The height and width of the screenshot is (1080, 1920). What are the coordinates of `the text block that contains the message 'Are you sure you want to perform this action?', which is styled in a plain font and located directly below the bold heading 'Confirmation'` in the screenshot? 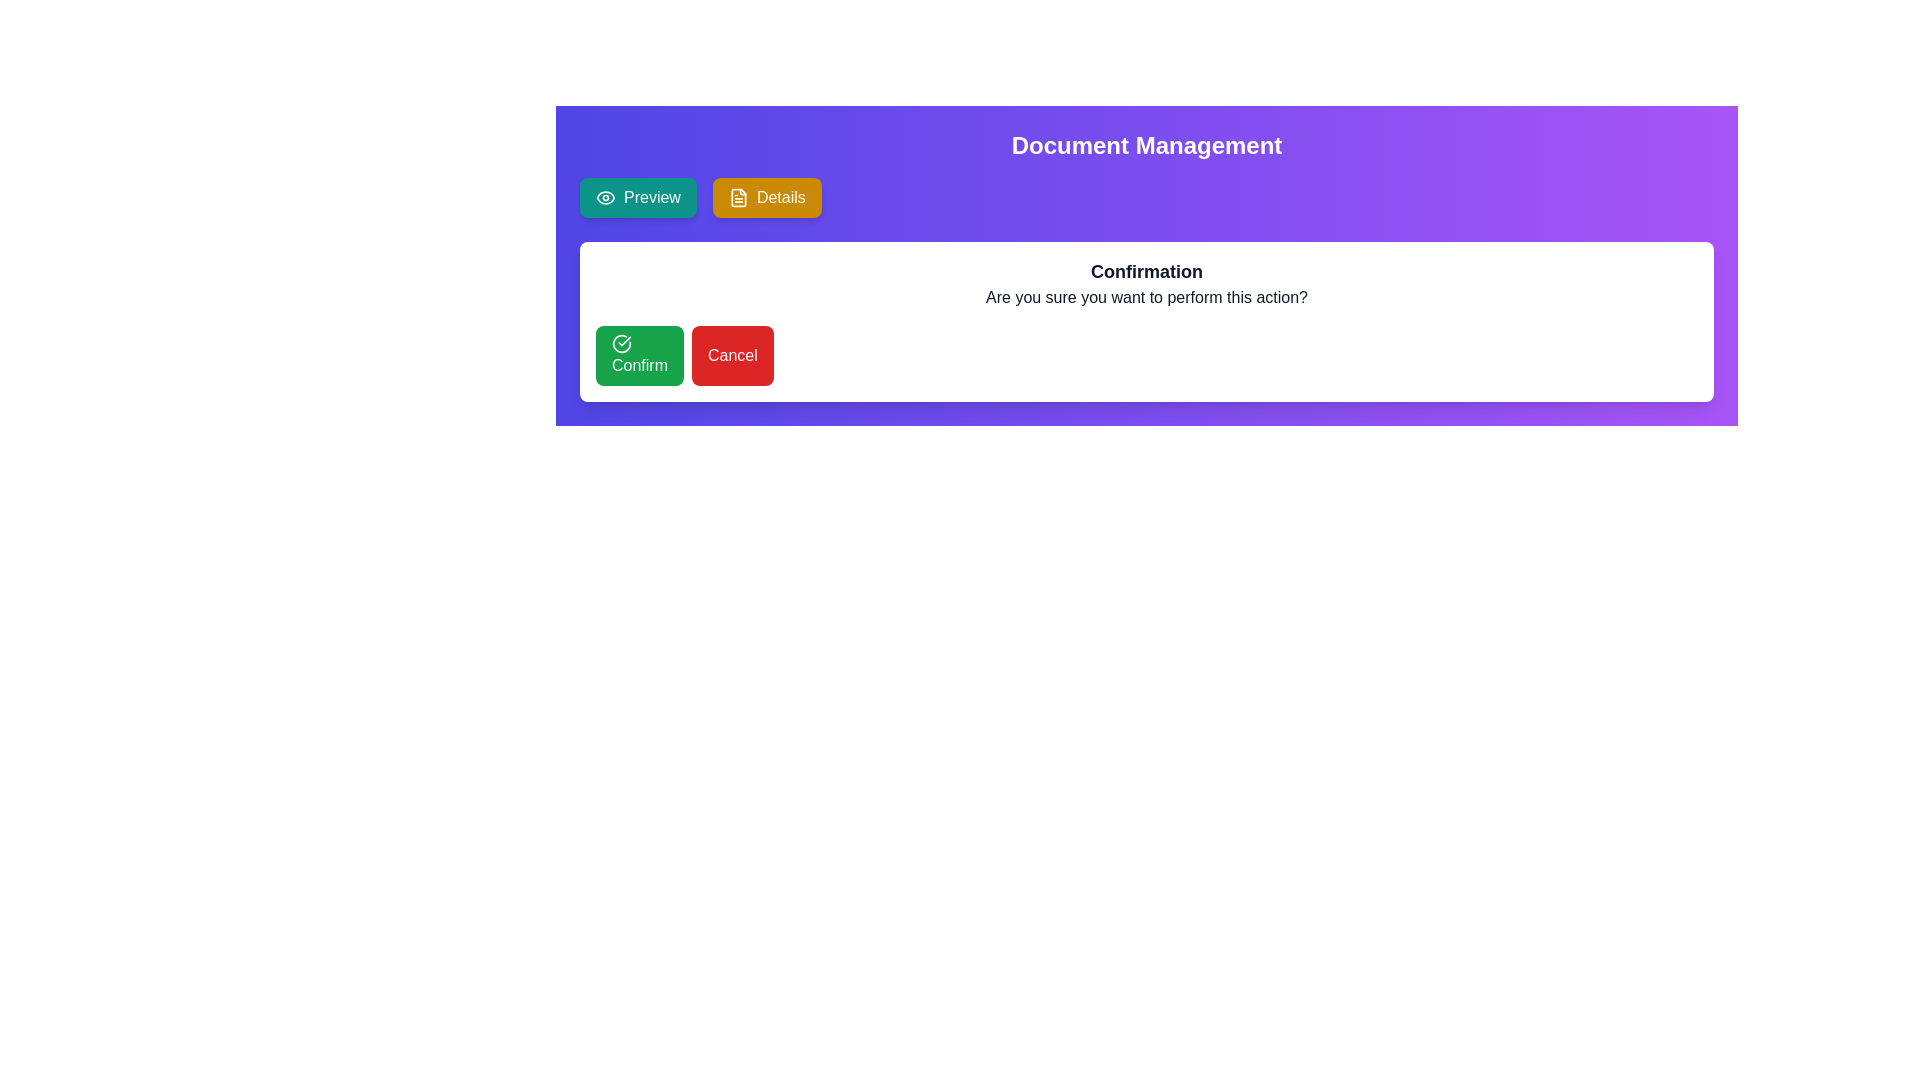 It's located at (1147, 297).